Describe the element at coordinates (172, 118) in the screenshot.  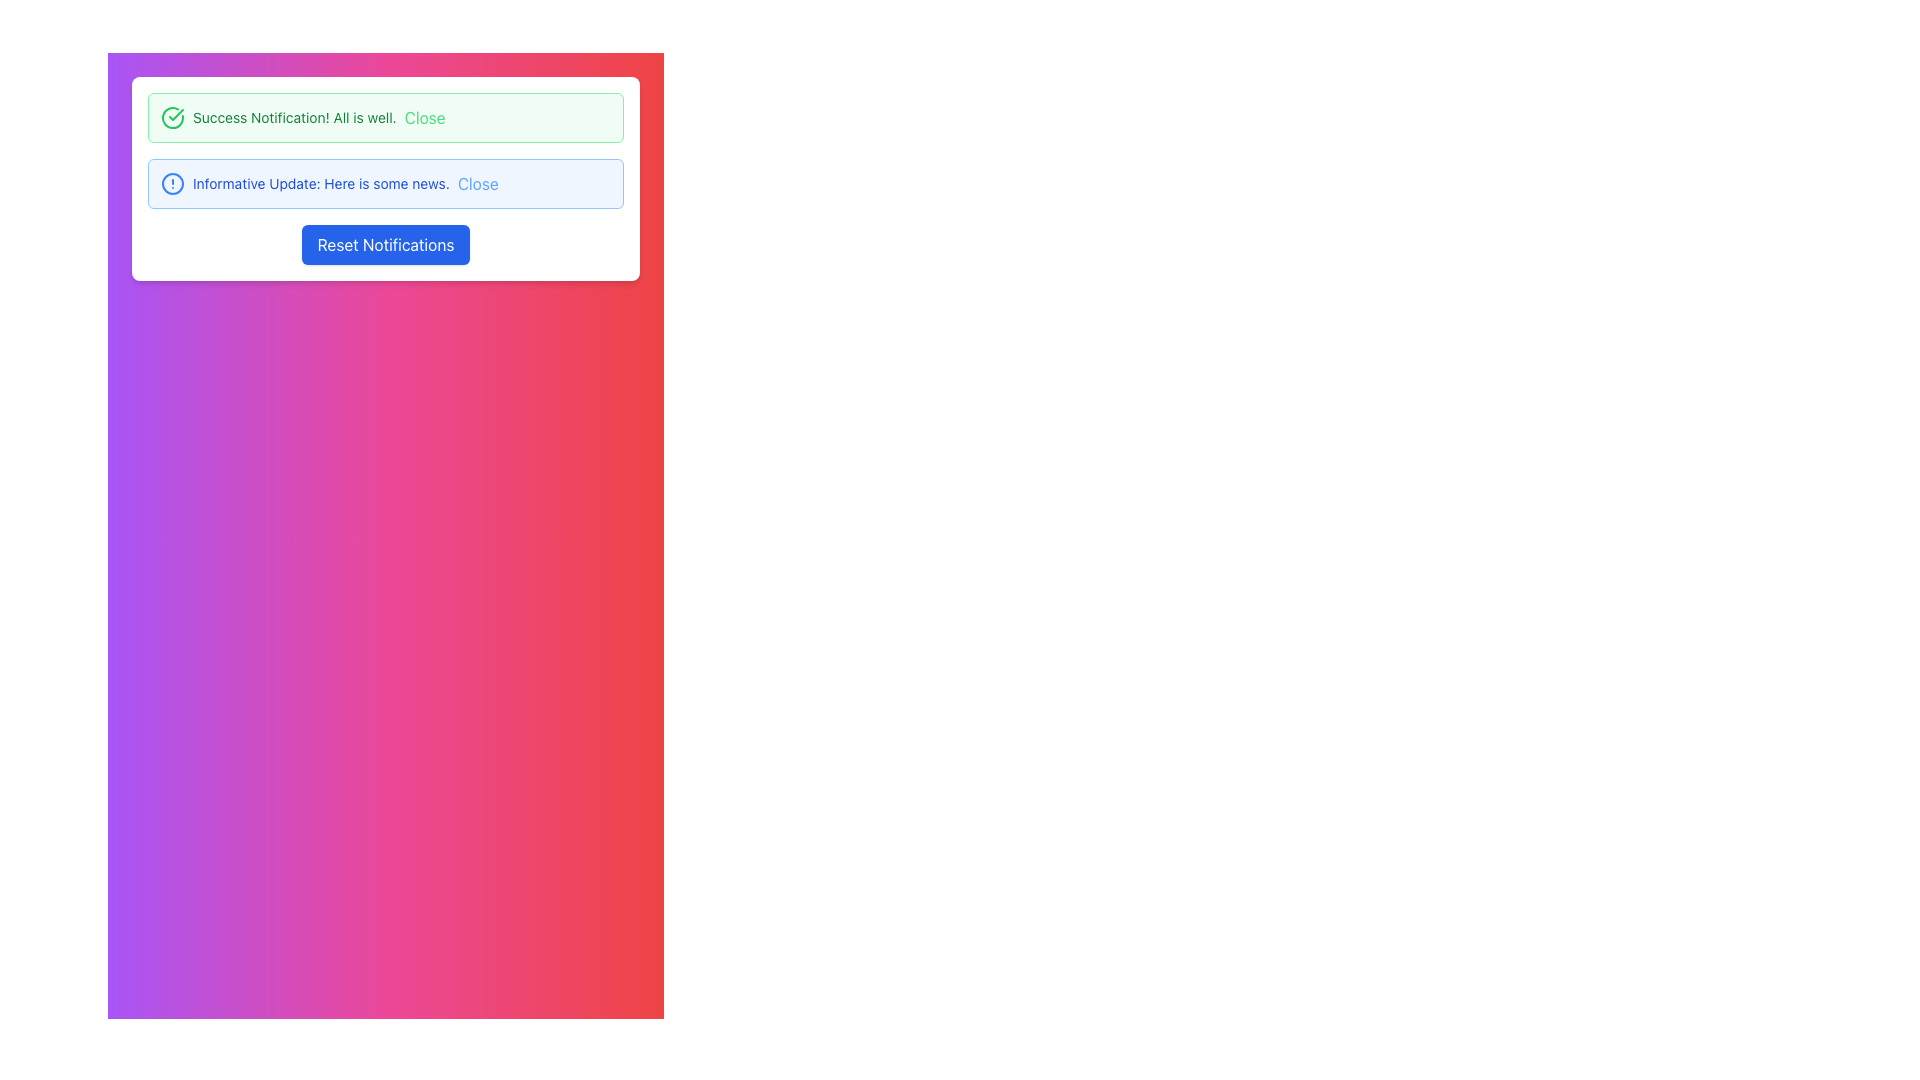
I see `the circular icon with a checkmark inside, located at the left end of the green notification bar that has the text 'Success Notification! All is well.' positioned to its right` at that location.